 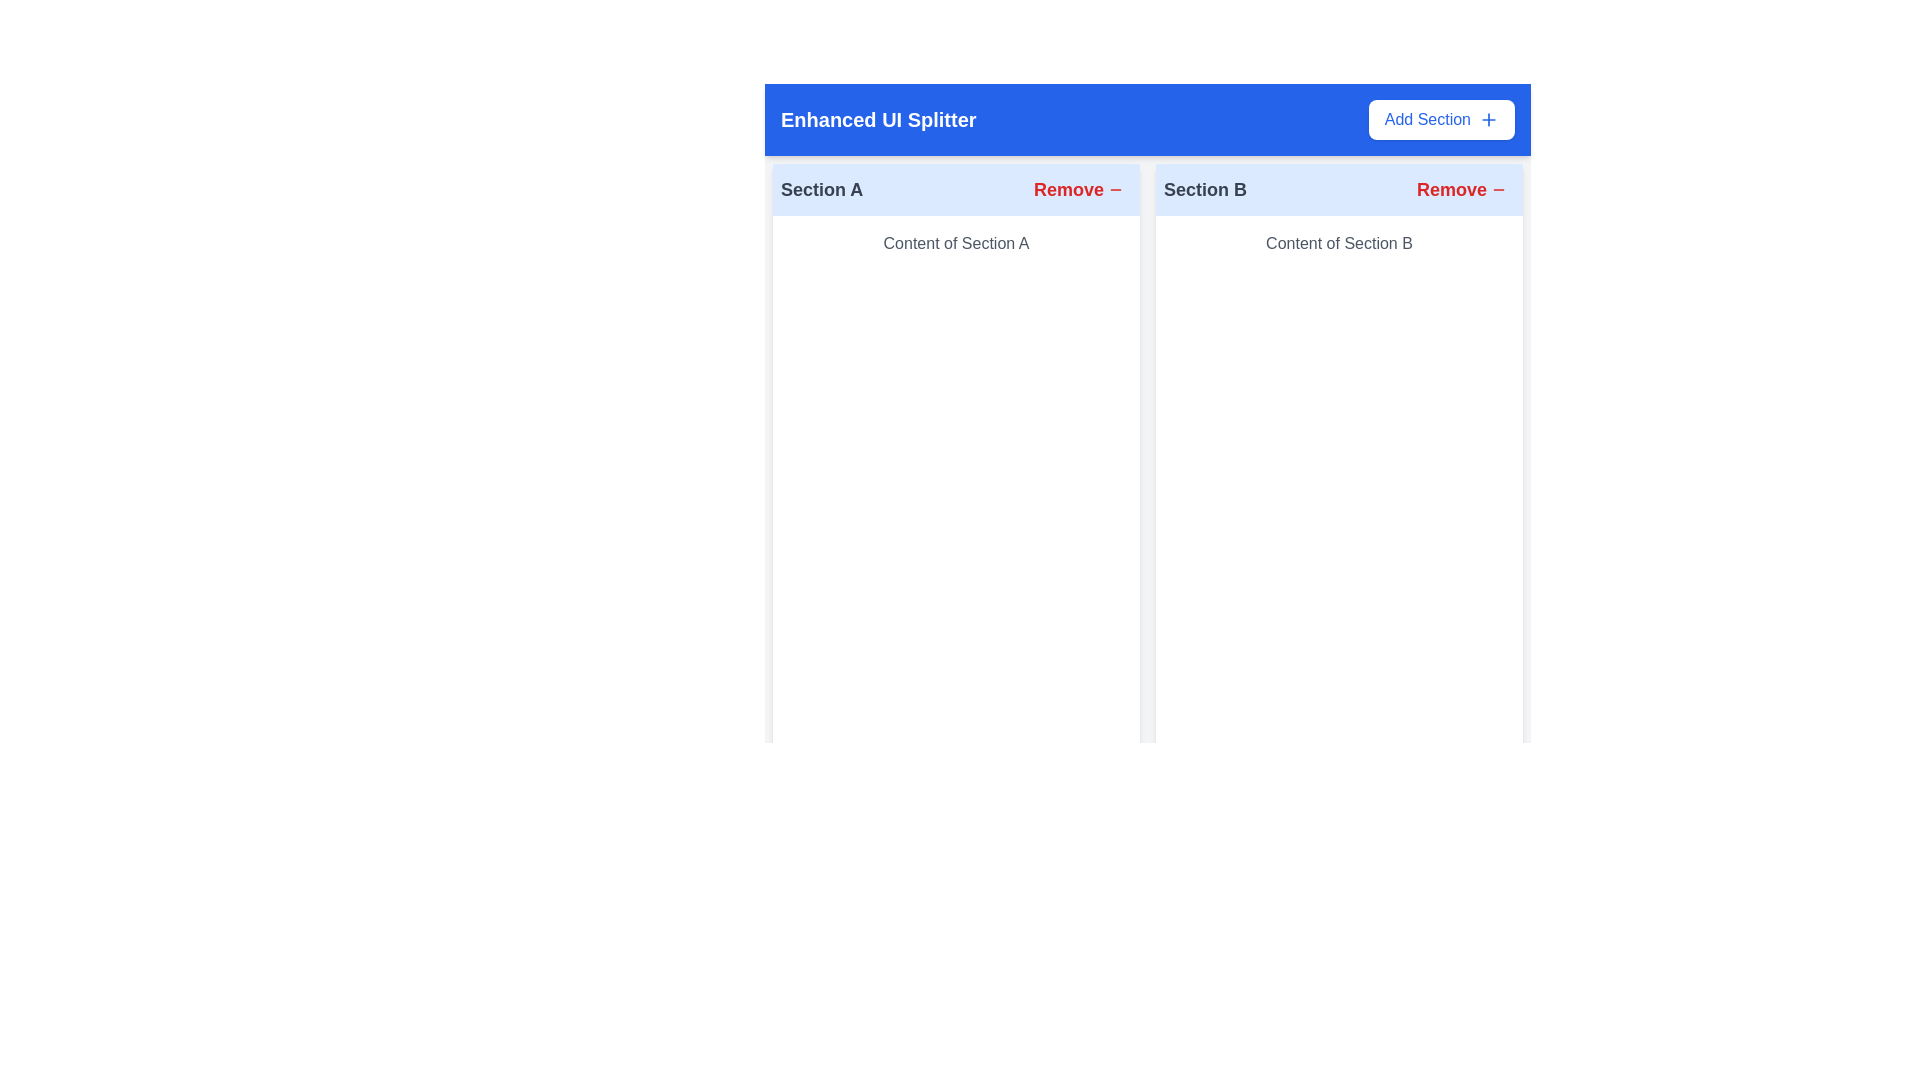 I want to click on the 'Remove' button with red text and a minus icon located in the header area of Section A, so click(x=1078, y=189).